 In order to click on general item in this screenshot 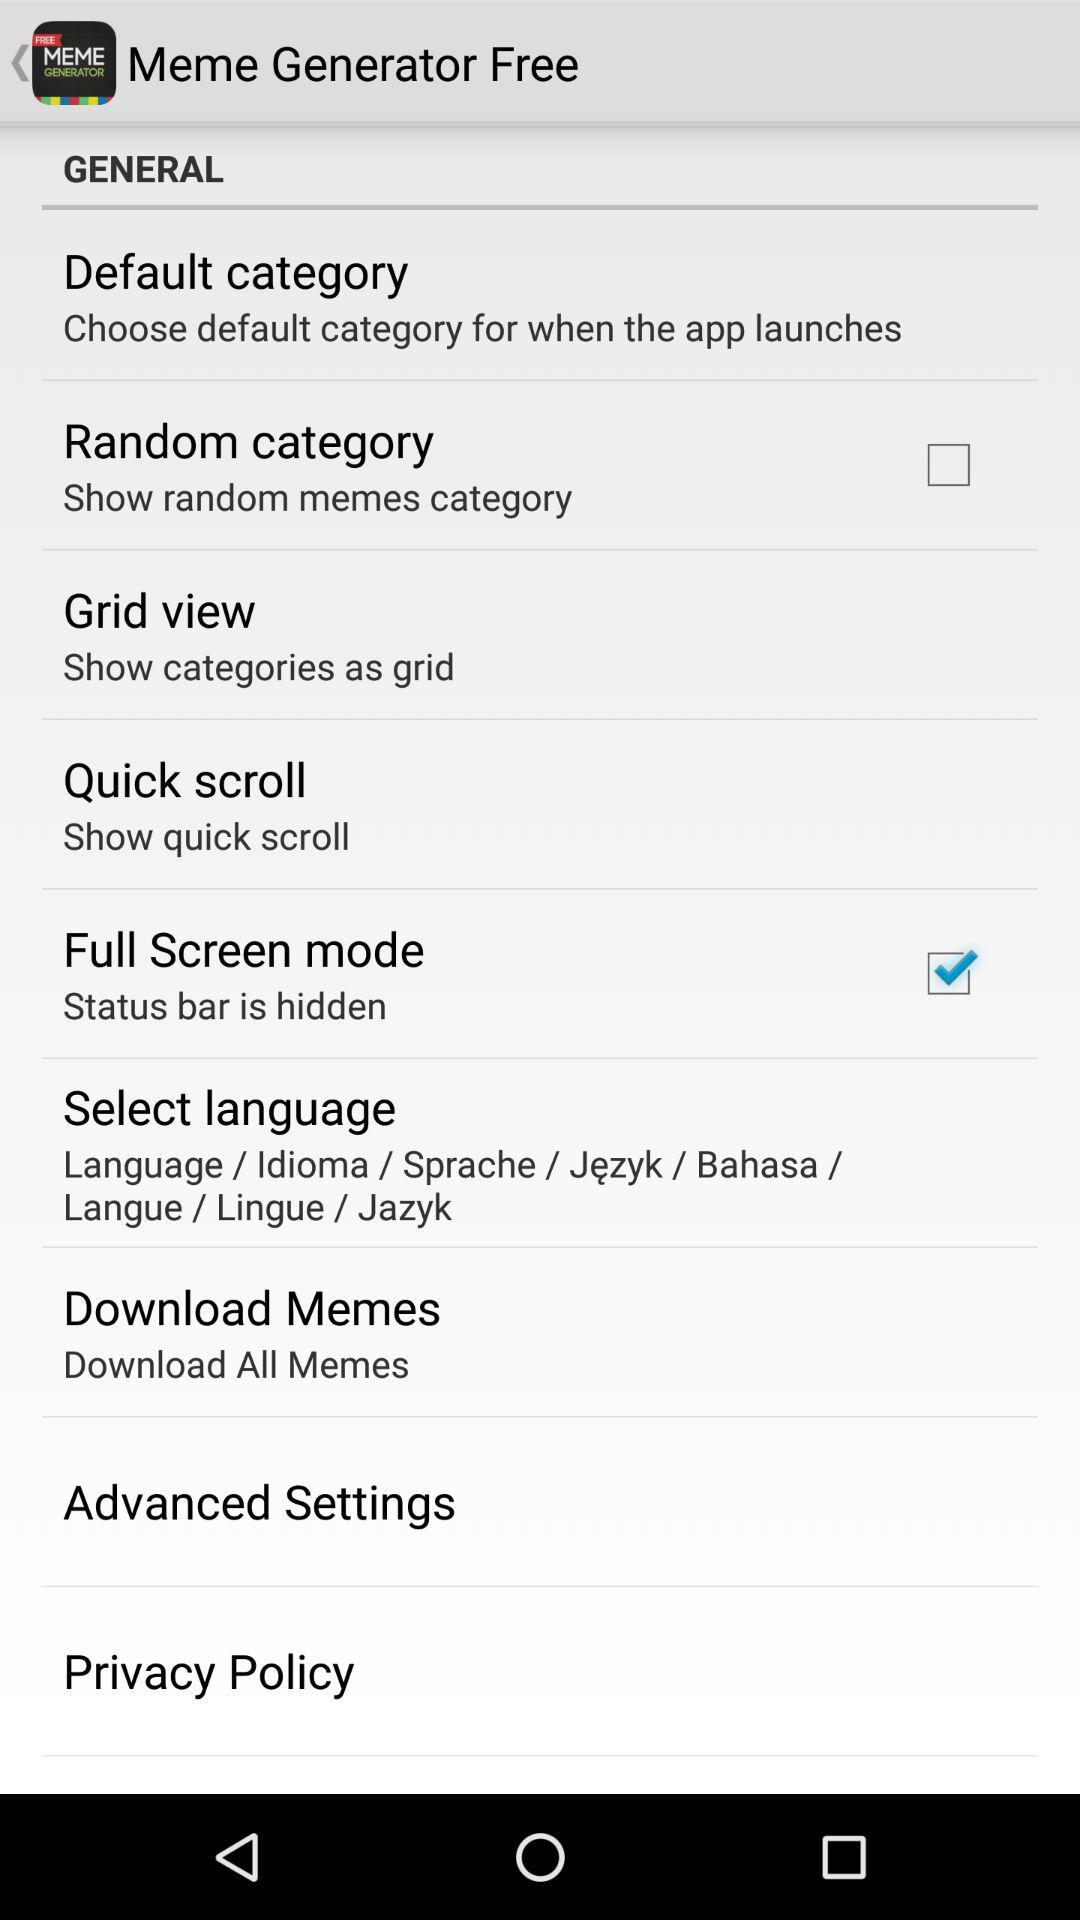, I will do `click(540, 168)`.